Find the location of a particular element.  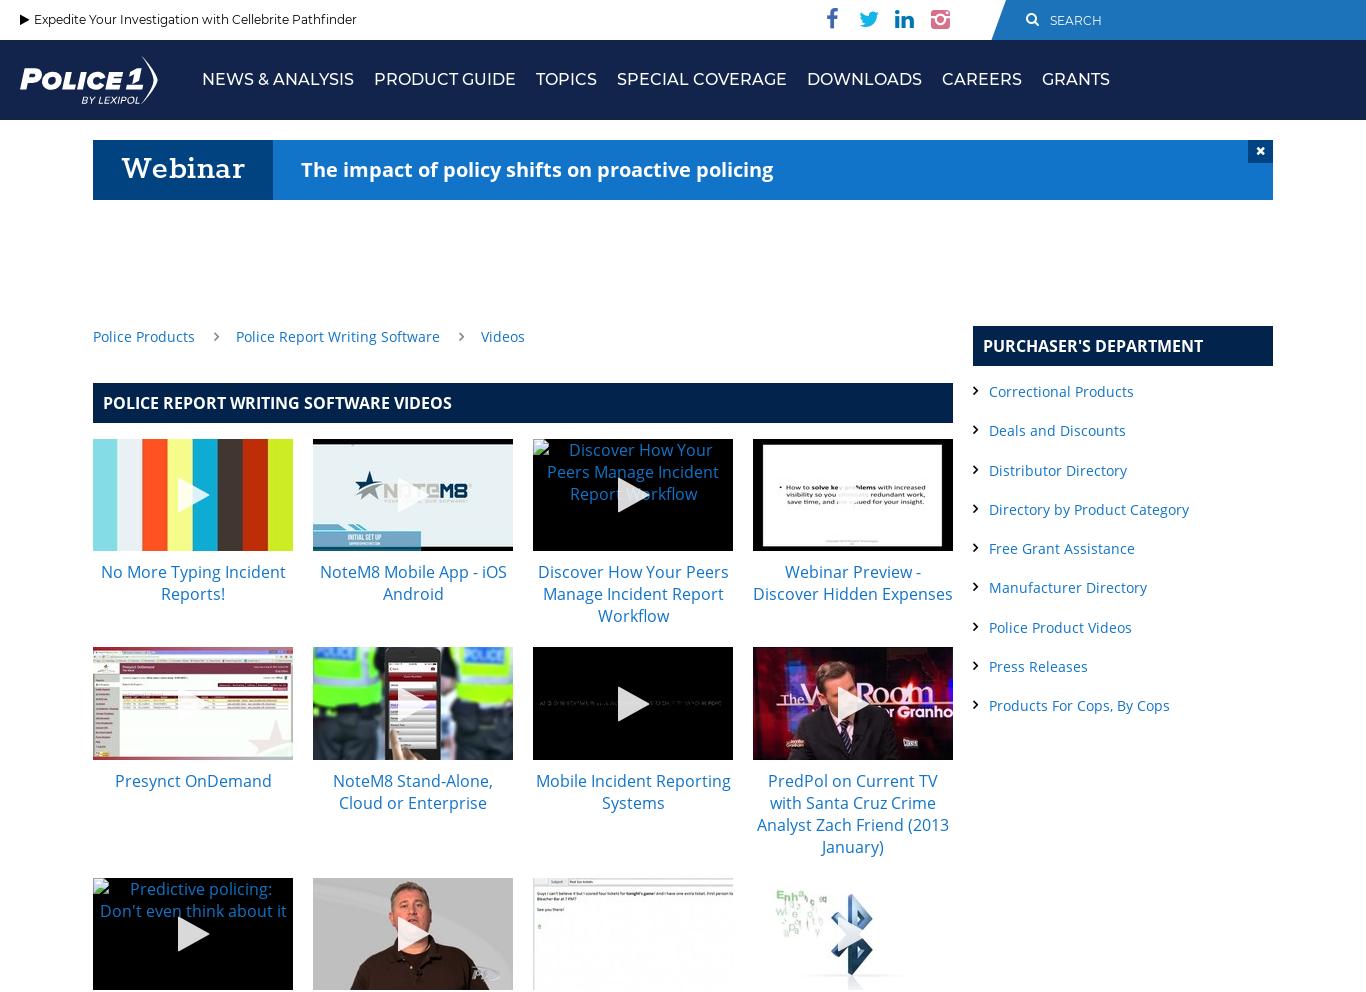

'Free Grant Assistance' is located at coordinates (988, 548).